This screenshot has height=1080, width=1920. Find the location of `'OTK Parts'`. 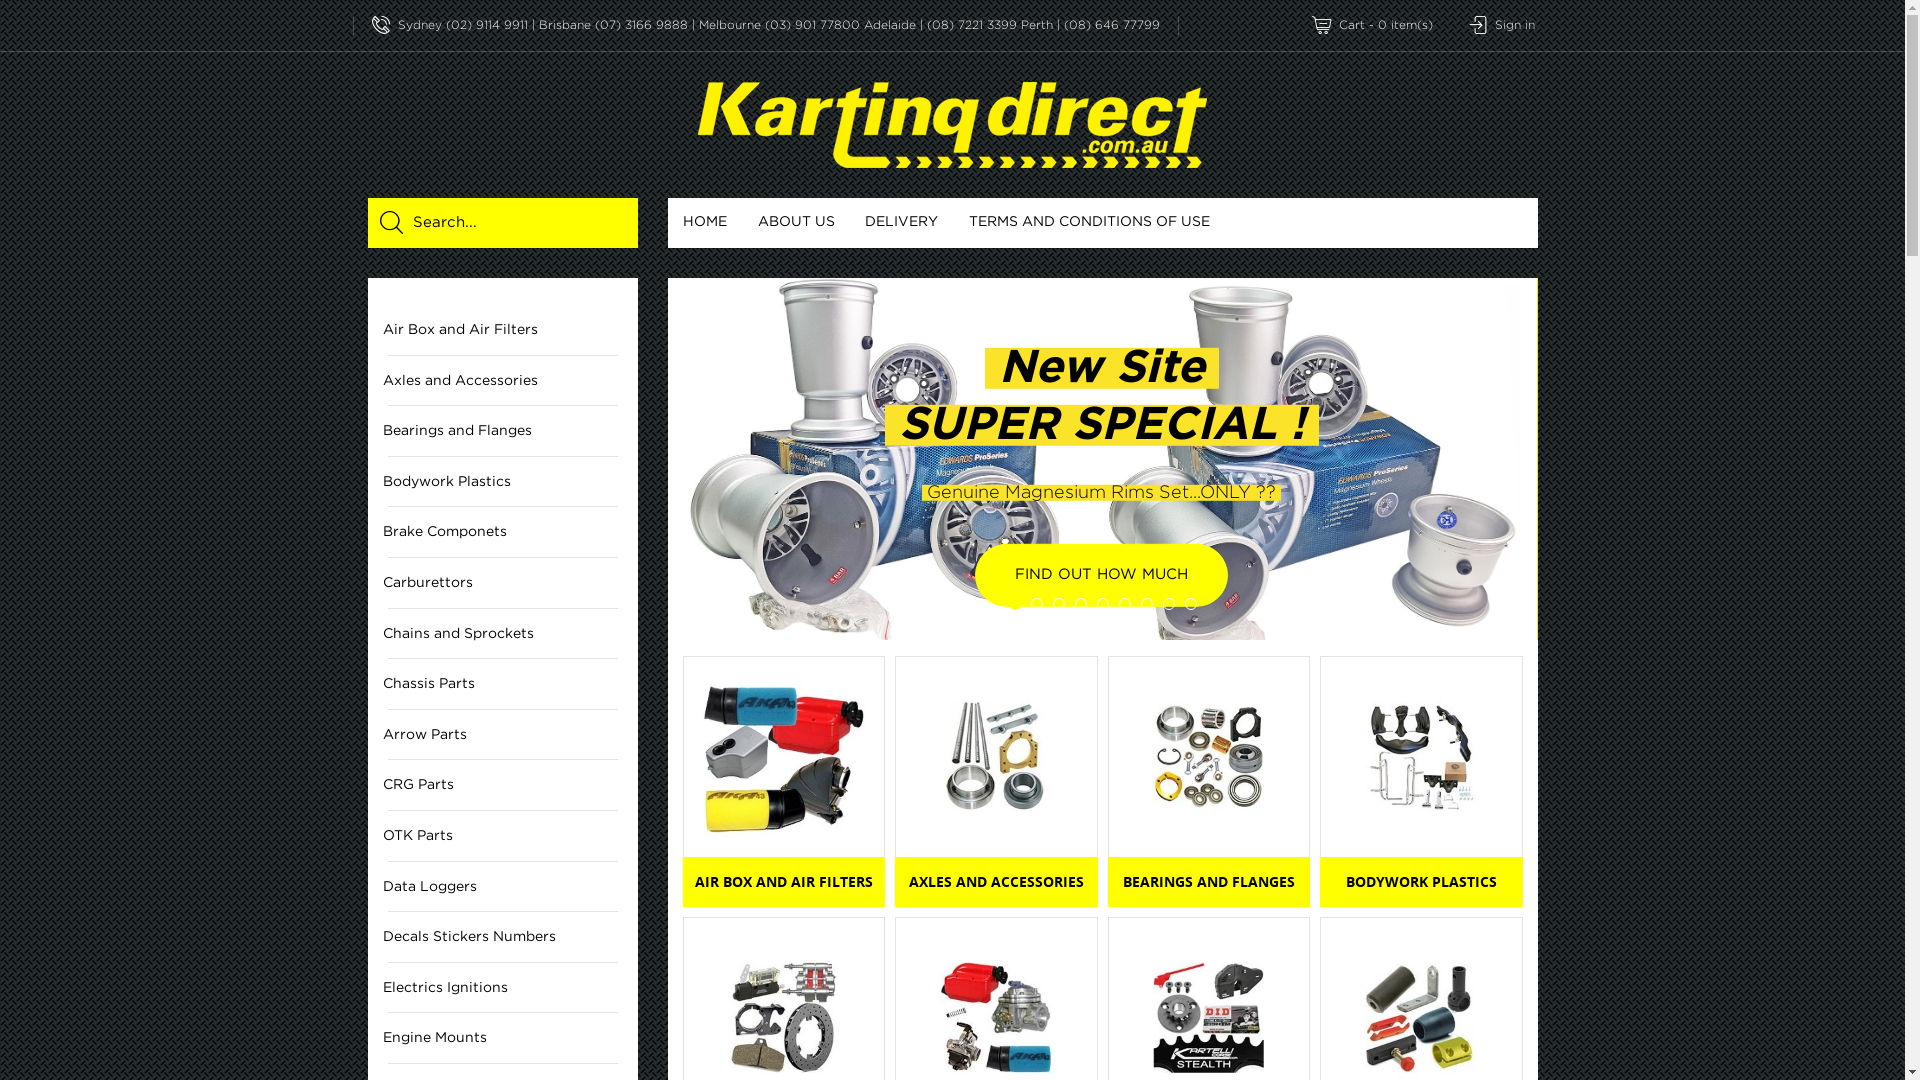

'OTK Parts' is located at coordinates (503, 836).